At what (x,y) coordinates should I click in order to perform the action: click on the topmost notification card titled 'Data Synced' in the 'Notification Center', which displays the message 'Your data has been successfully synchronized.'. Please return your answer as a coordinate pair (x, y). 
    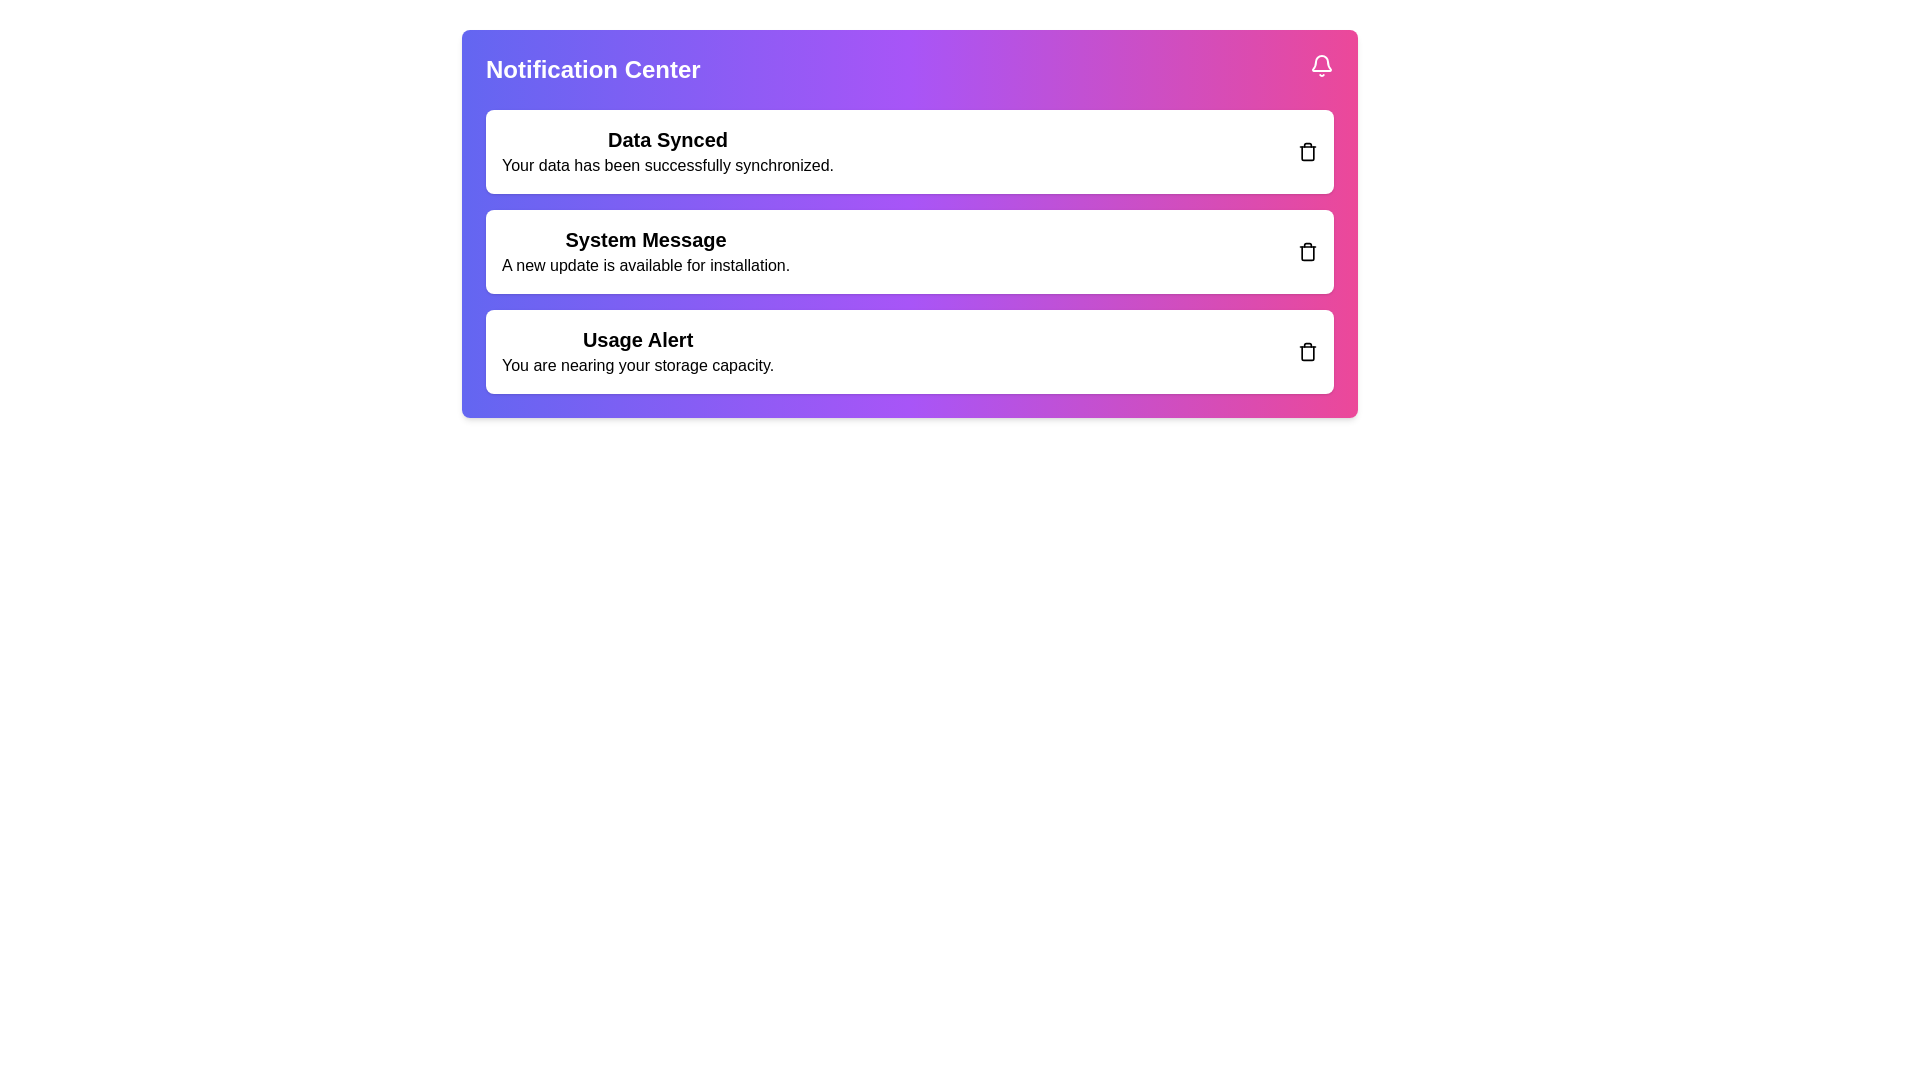
    Looking at the image, I should click on (909, 150).